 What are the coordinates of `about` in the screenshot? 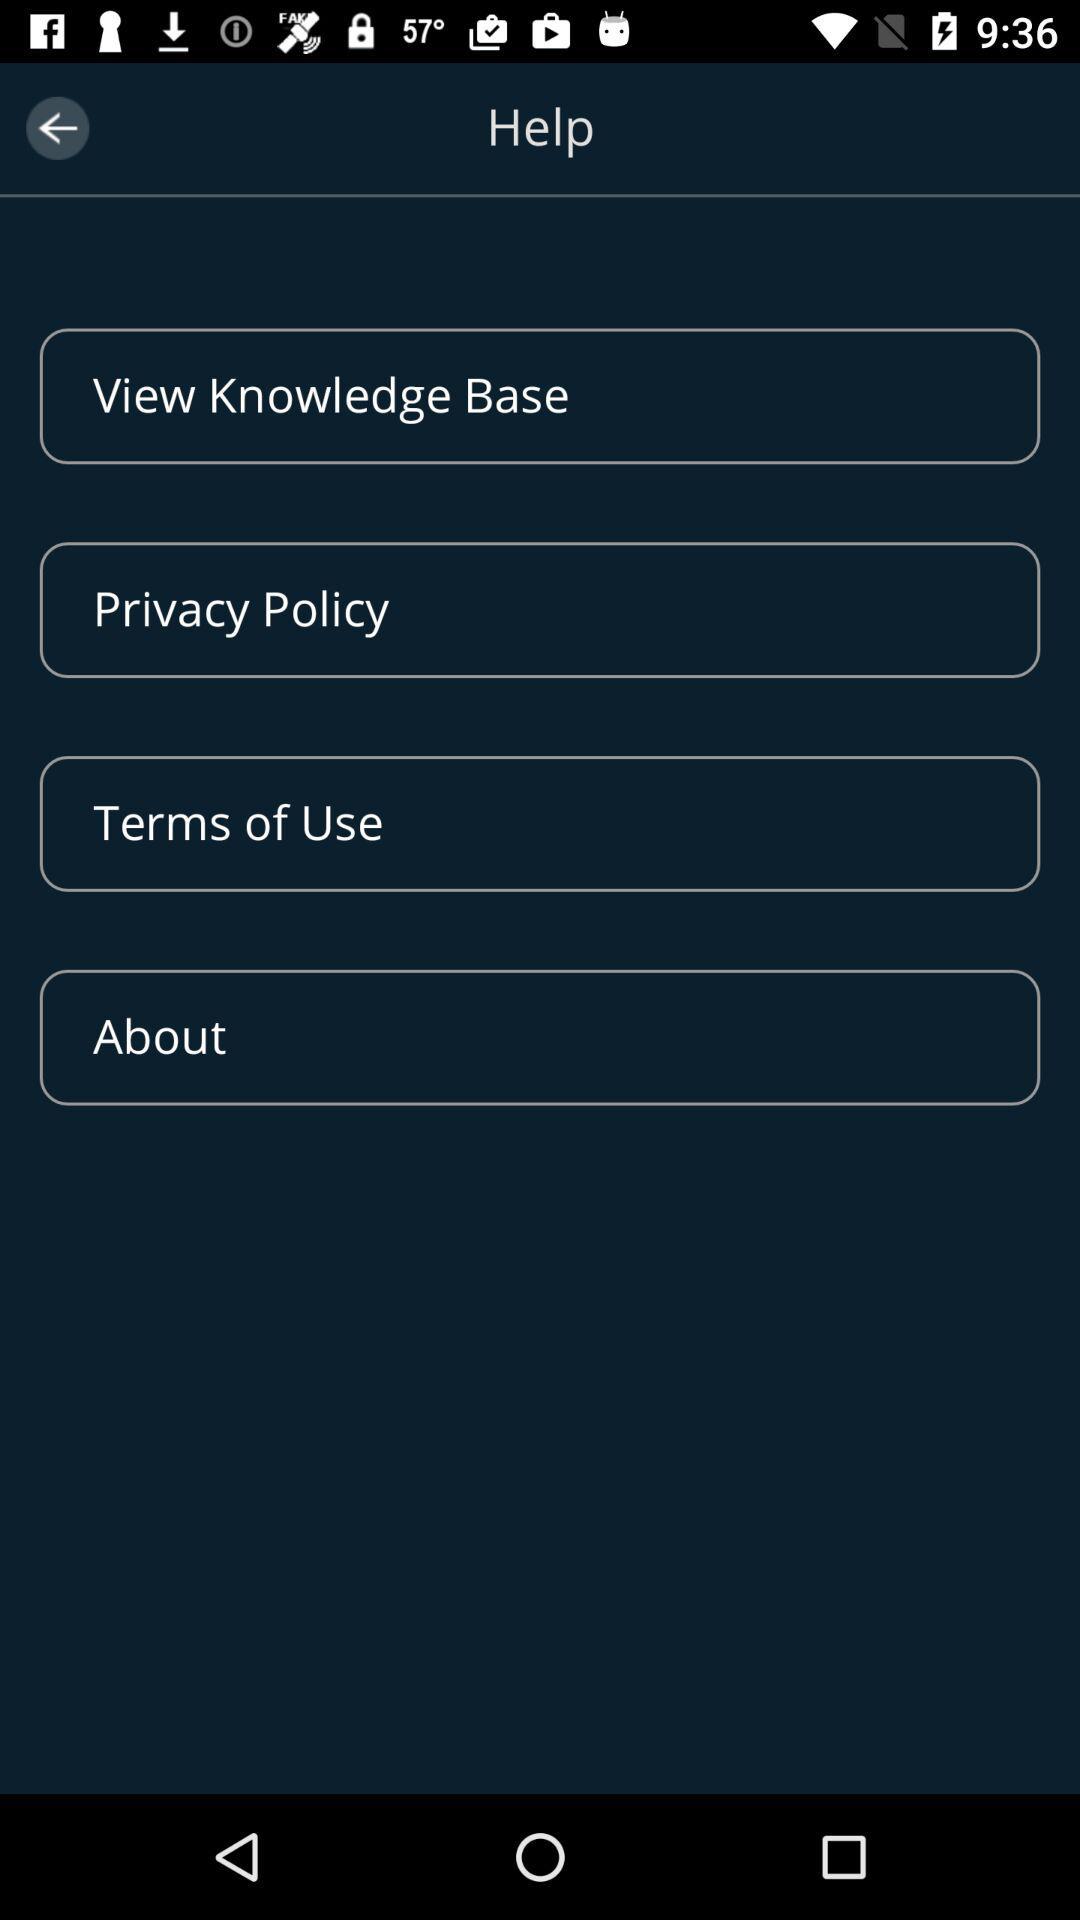 It's located at (540, 1037).